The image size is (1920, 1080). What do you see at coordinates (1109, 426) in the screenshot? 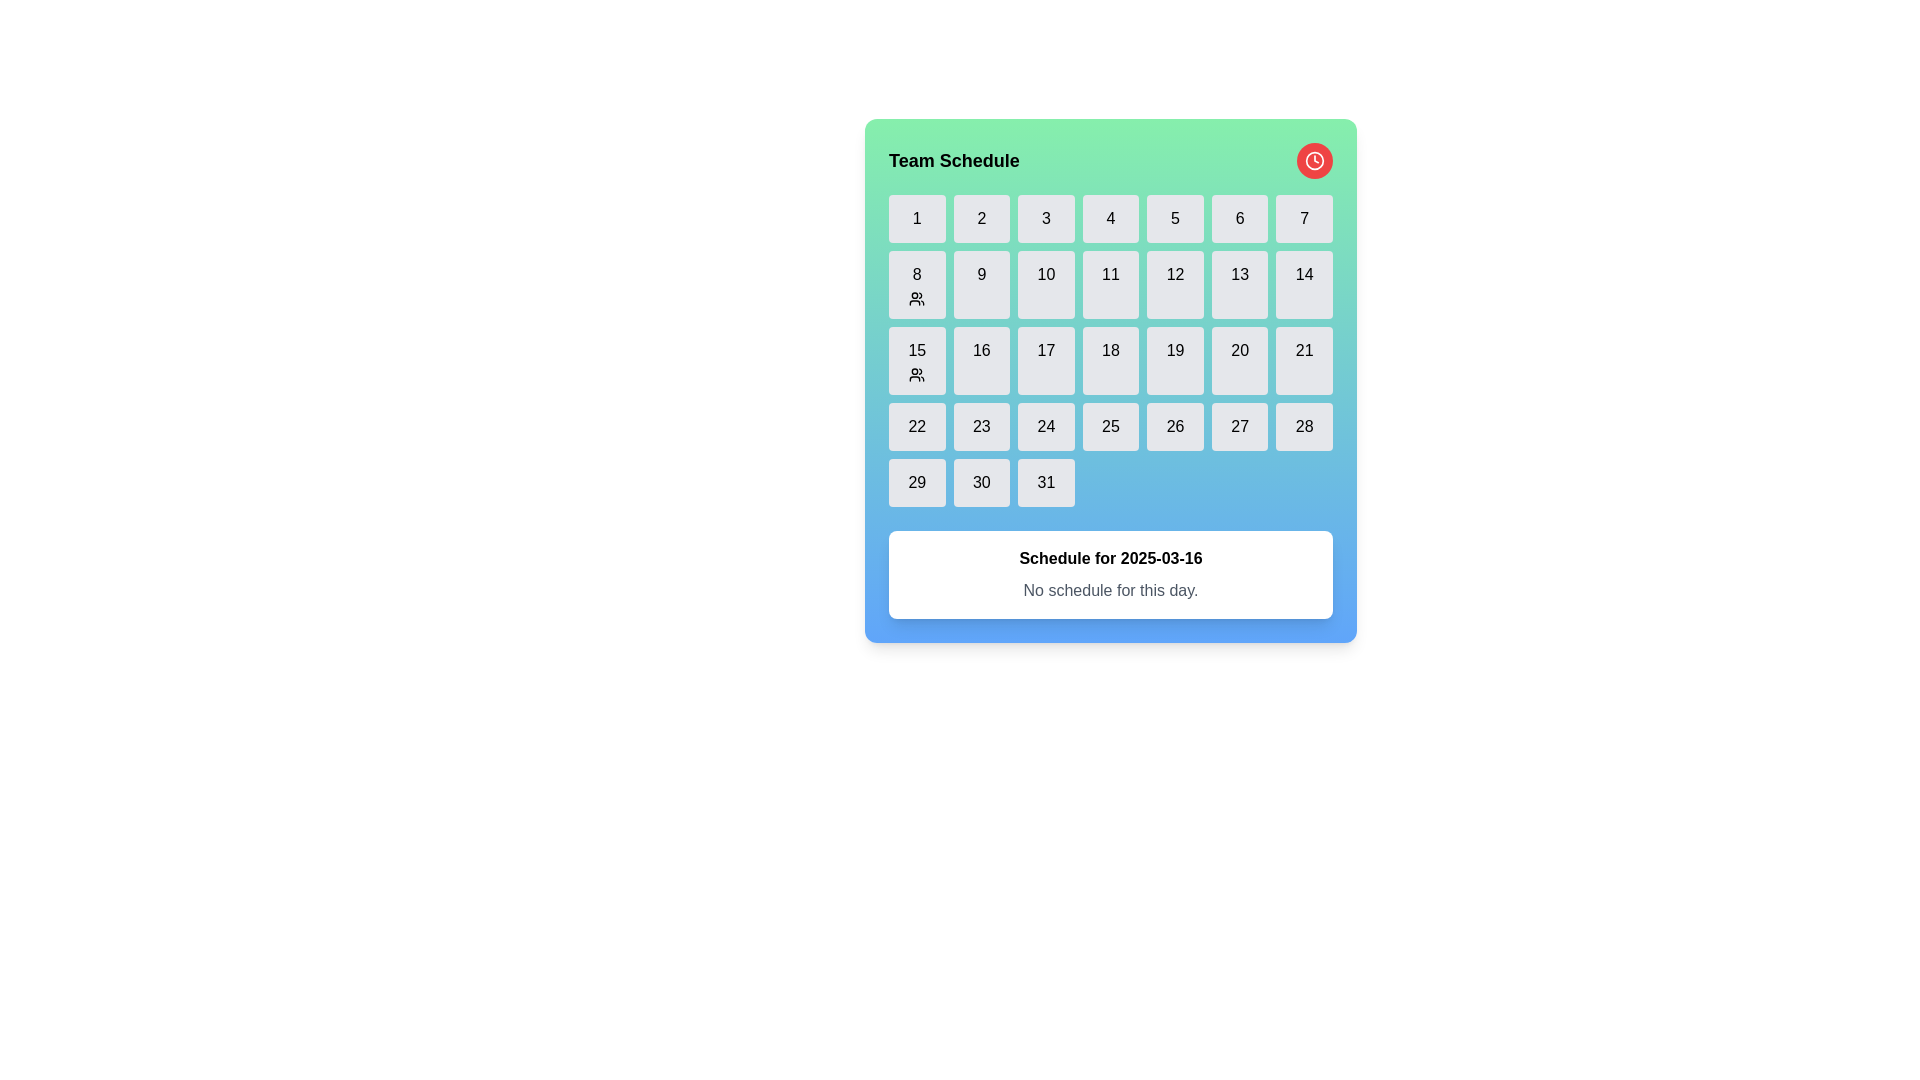
I see `the text element displaying the number '25' within the calendar button` at bounding box center [1109, 426].